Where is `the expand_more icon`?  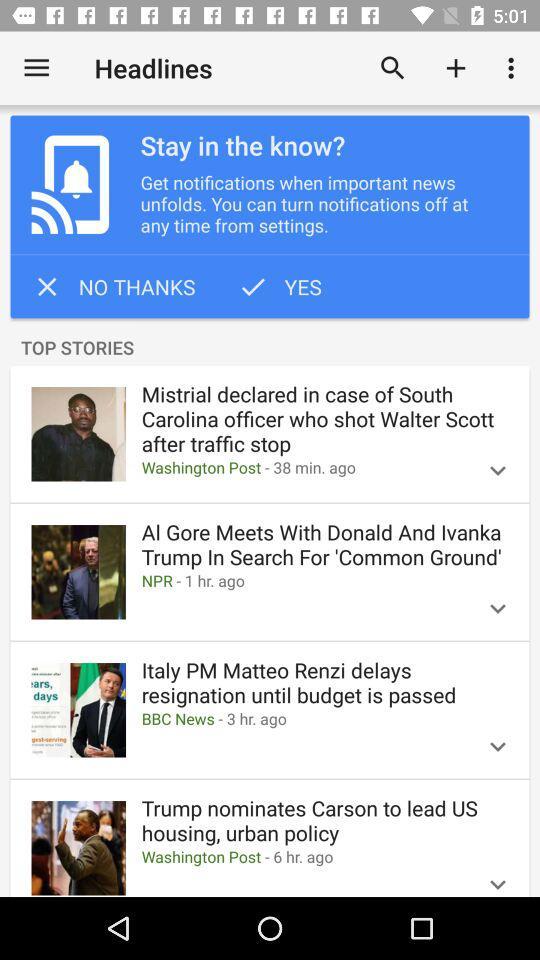
the expand_more icon is located at coordinates (496, 470).